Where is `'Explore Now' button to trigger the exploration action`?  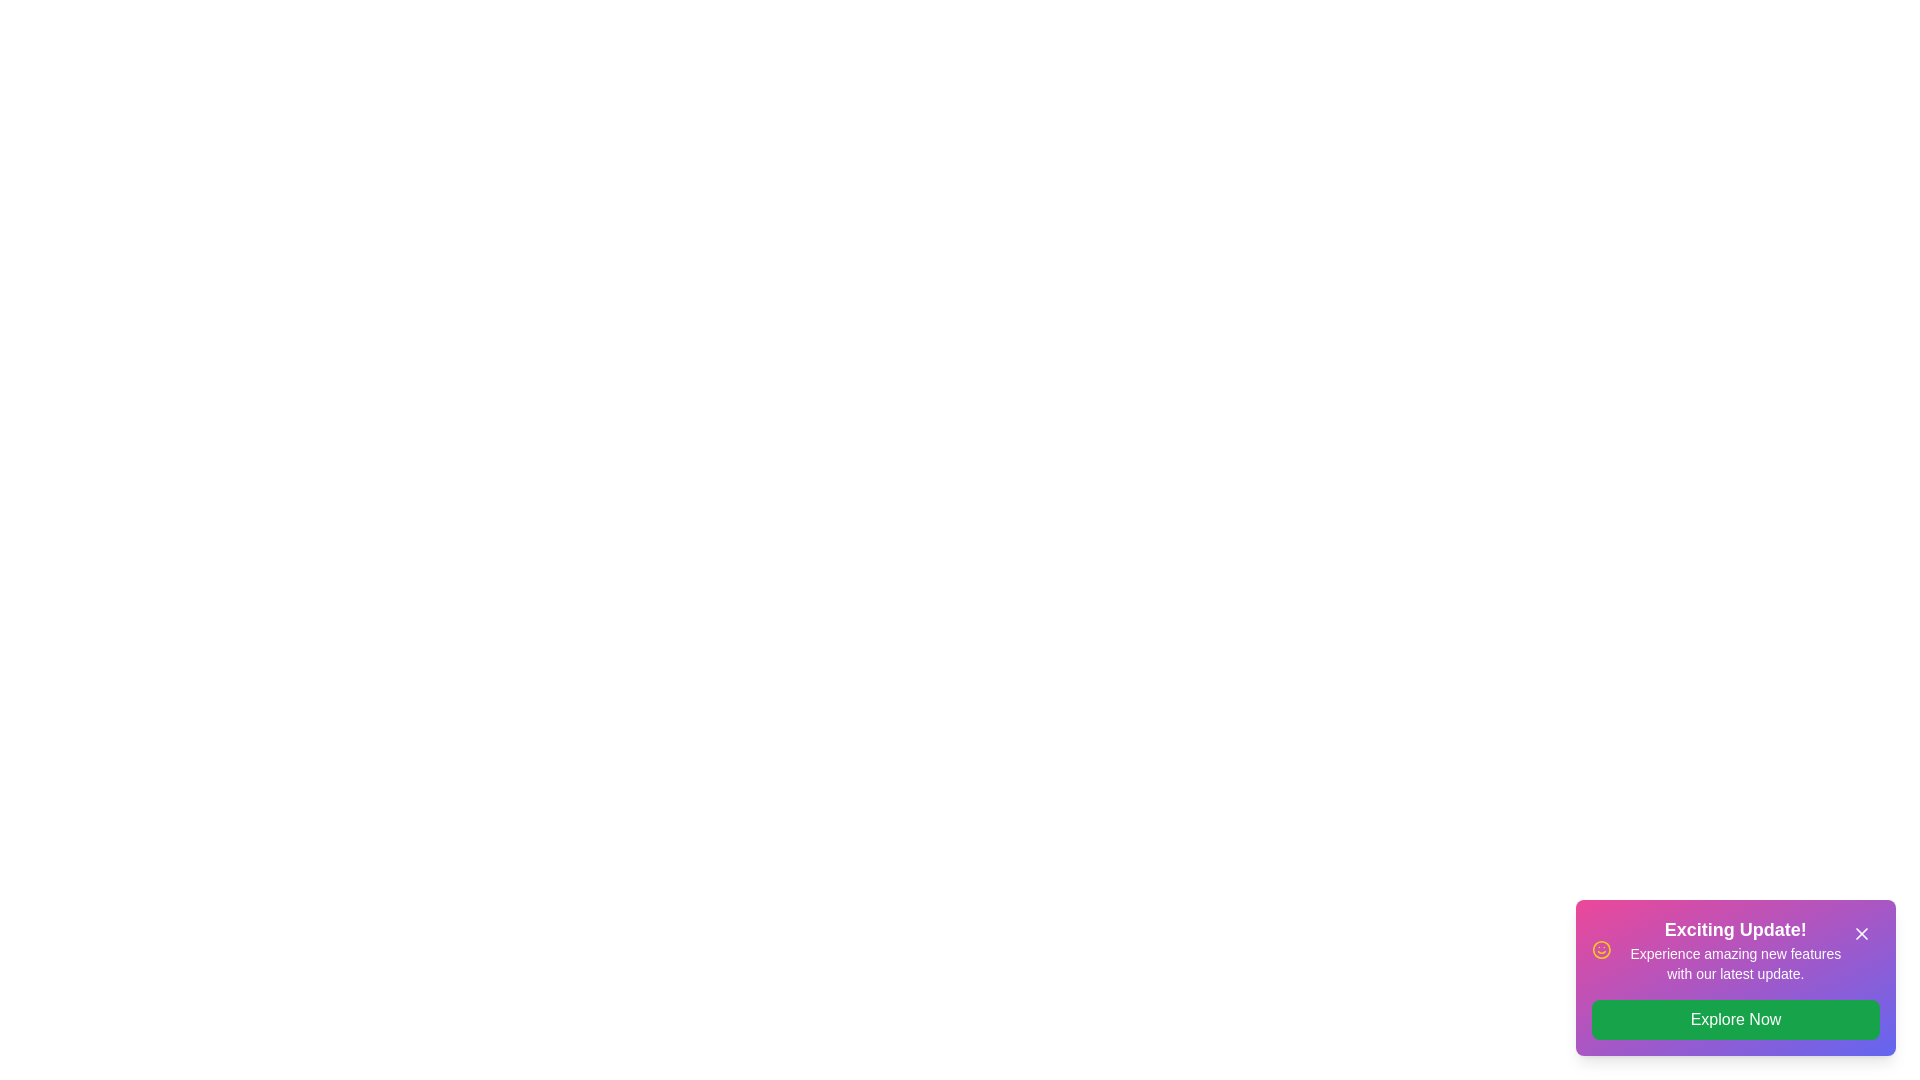
'Explore Now' button to trigger the exploration action is located at coordinates (1735, 1019).